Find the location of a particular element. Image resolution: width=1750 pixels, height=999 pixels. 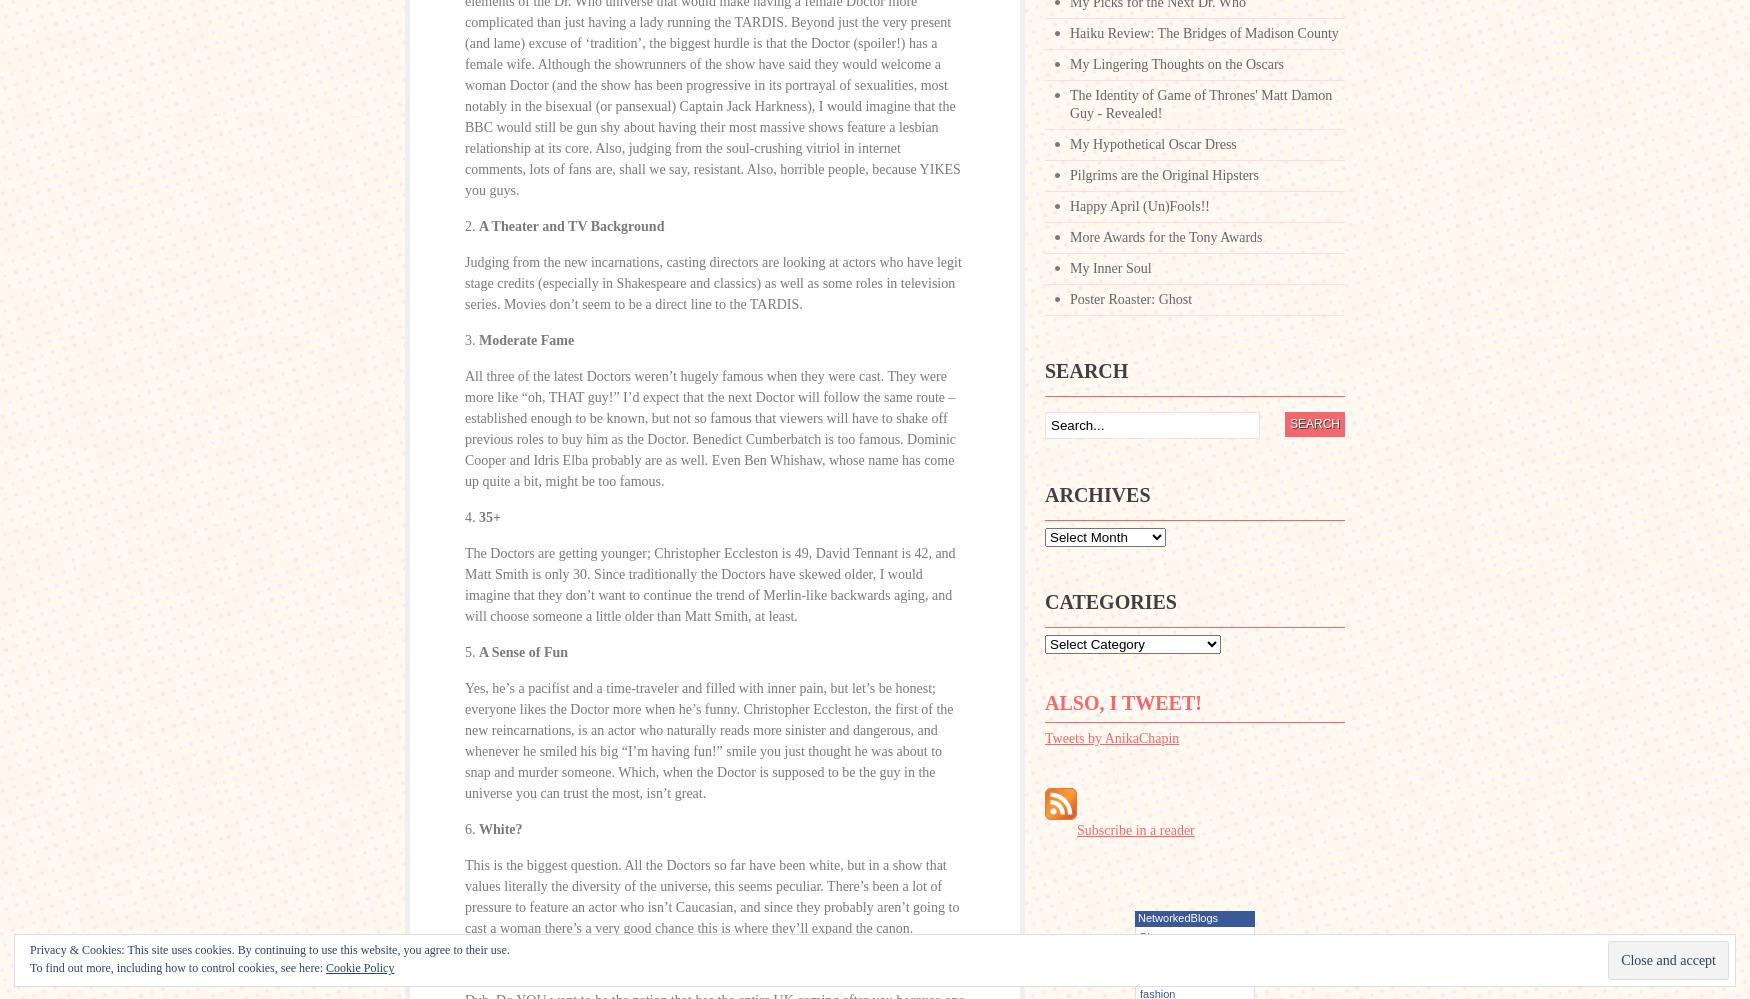

'Pilgrims are the Original Hipsters' is located at coordinates (1069, 174).